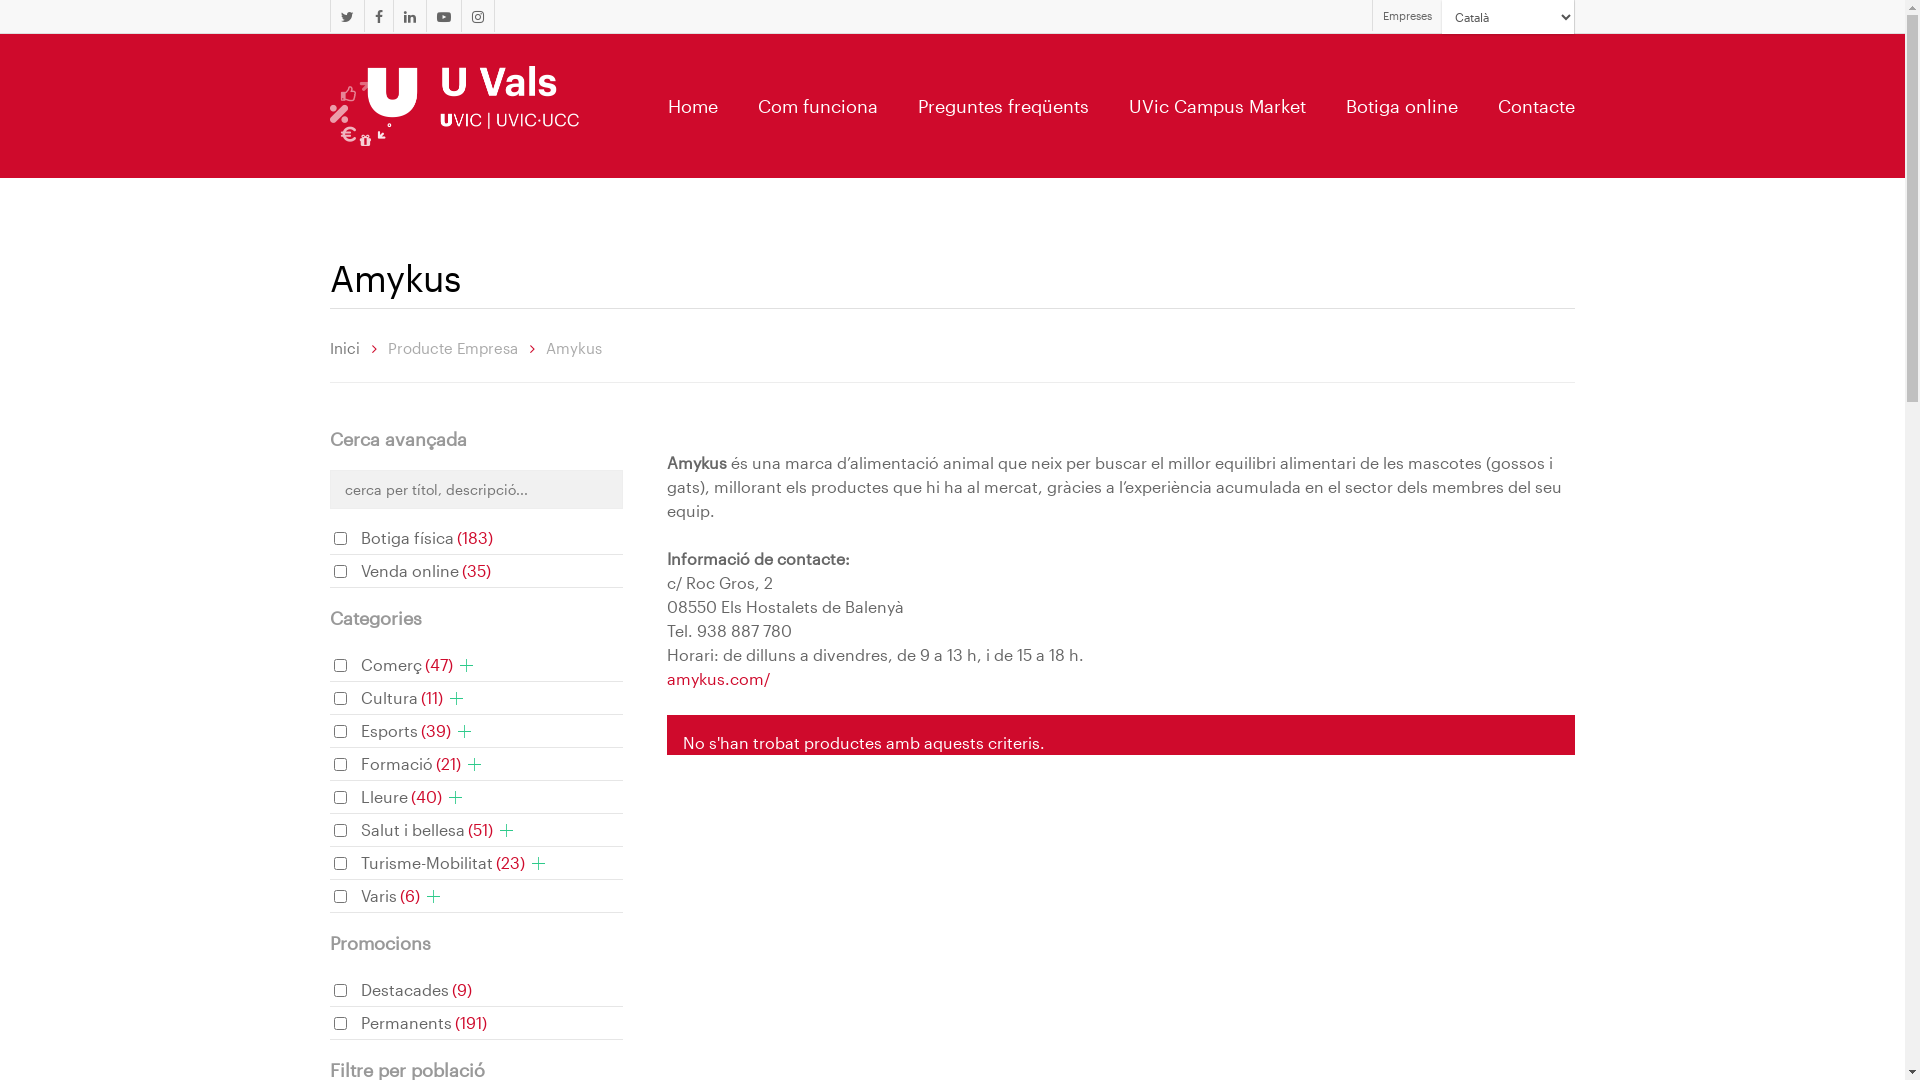  Describe the element at coordinates (1216, 105) in the screenshot. I see `'UVic Campus Market'` at that location.